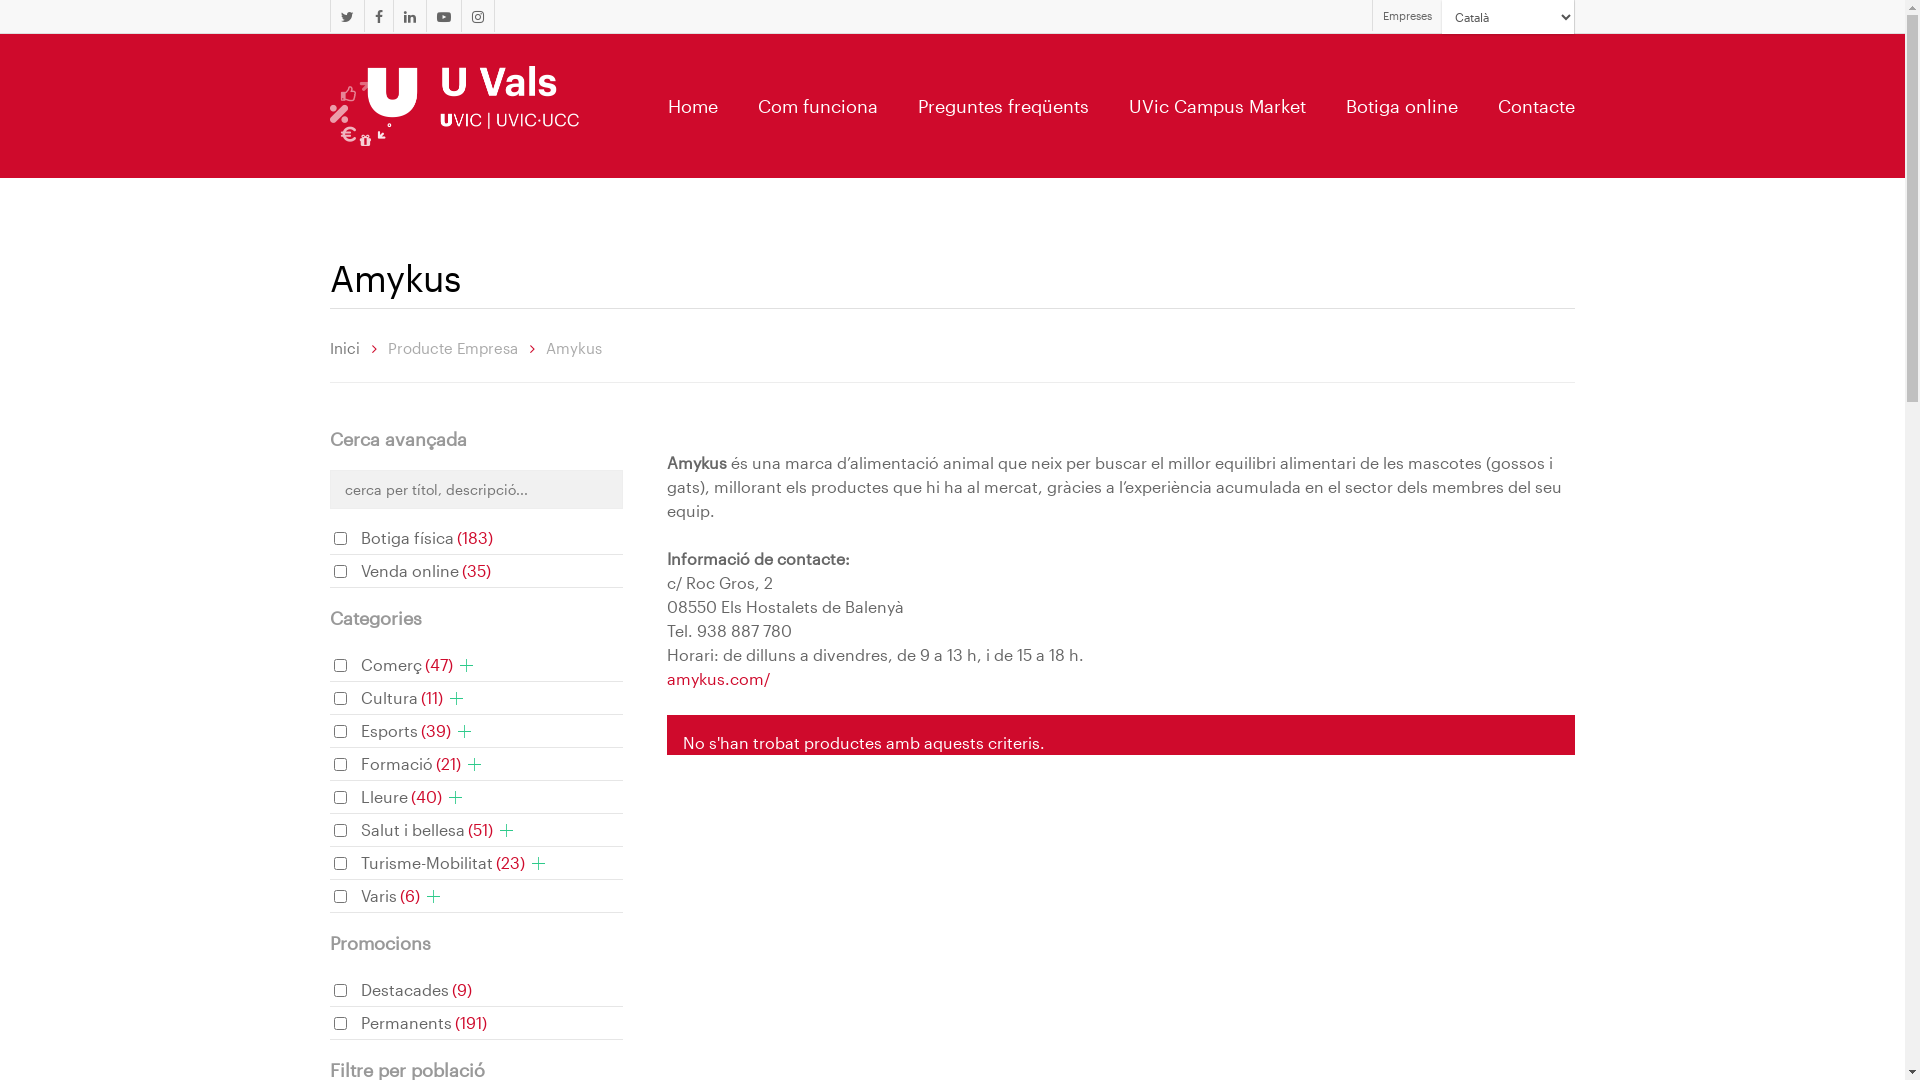  Describe the element at coordinates (1216, 105) in the screenshot. I see `'UVic Campus Market'` at that location.